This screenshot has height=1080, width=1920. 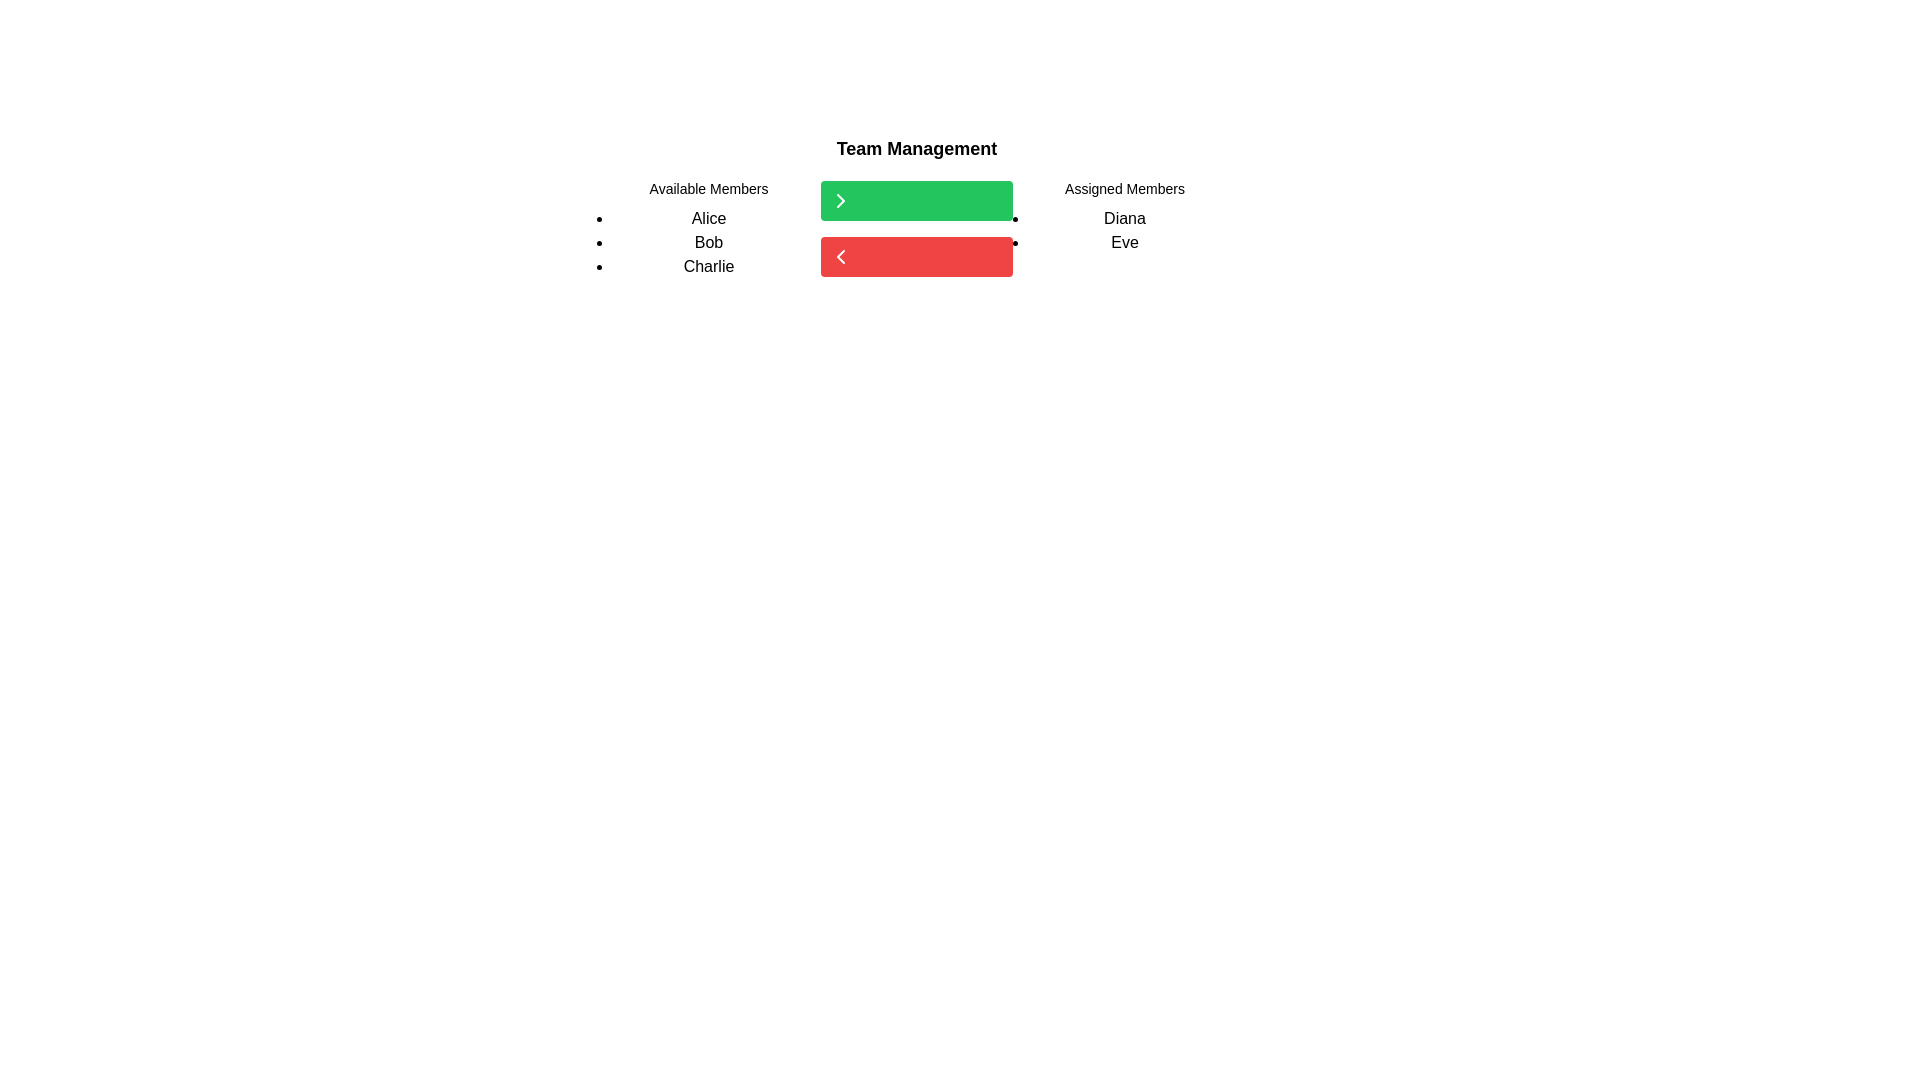 I want to click on the Chevron Arrow SVG graphic, which serves as a navigational indicator for assigning or moving items within the interface, located near the middle of the interface, slightly to the left of the 'Assigned Members' section, so click(x=840, y=200).